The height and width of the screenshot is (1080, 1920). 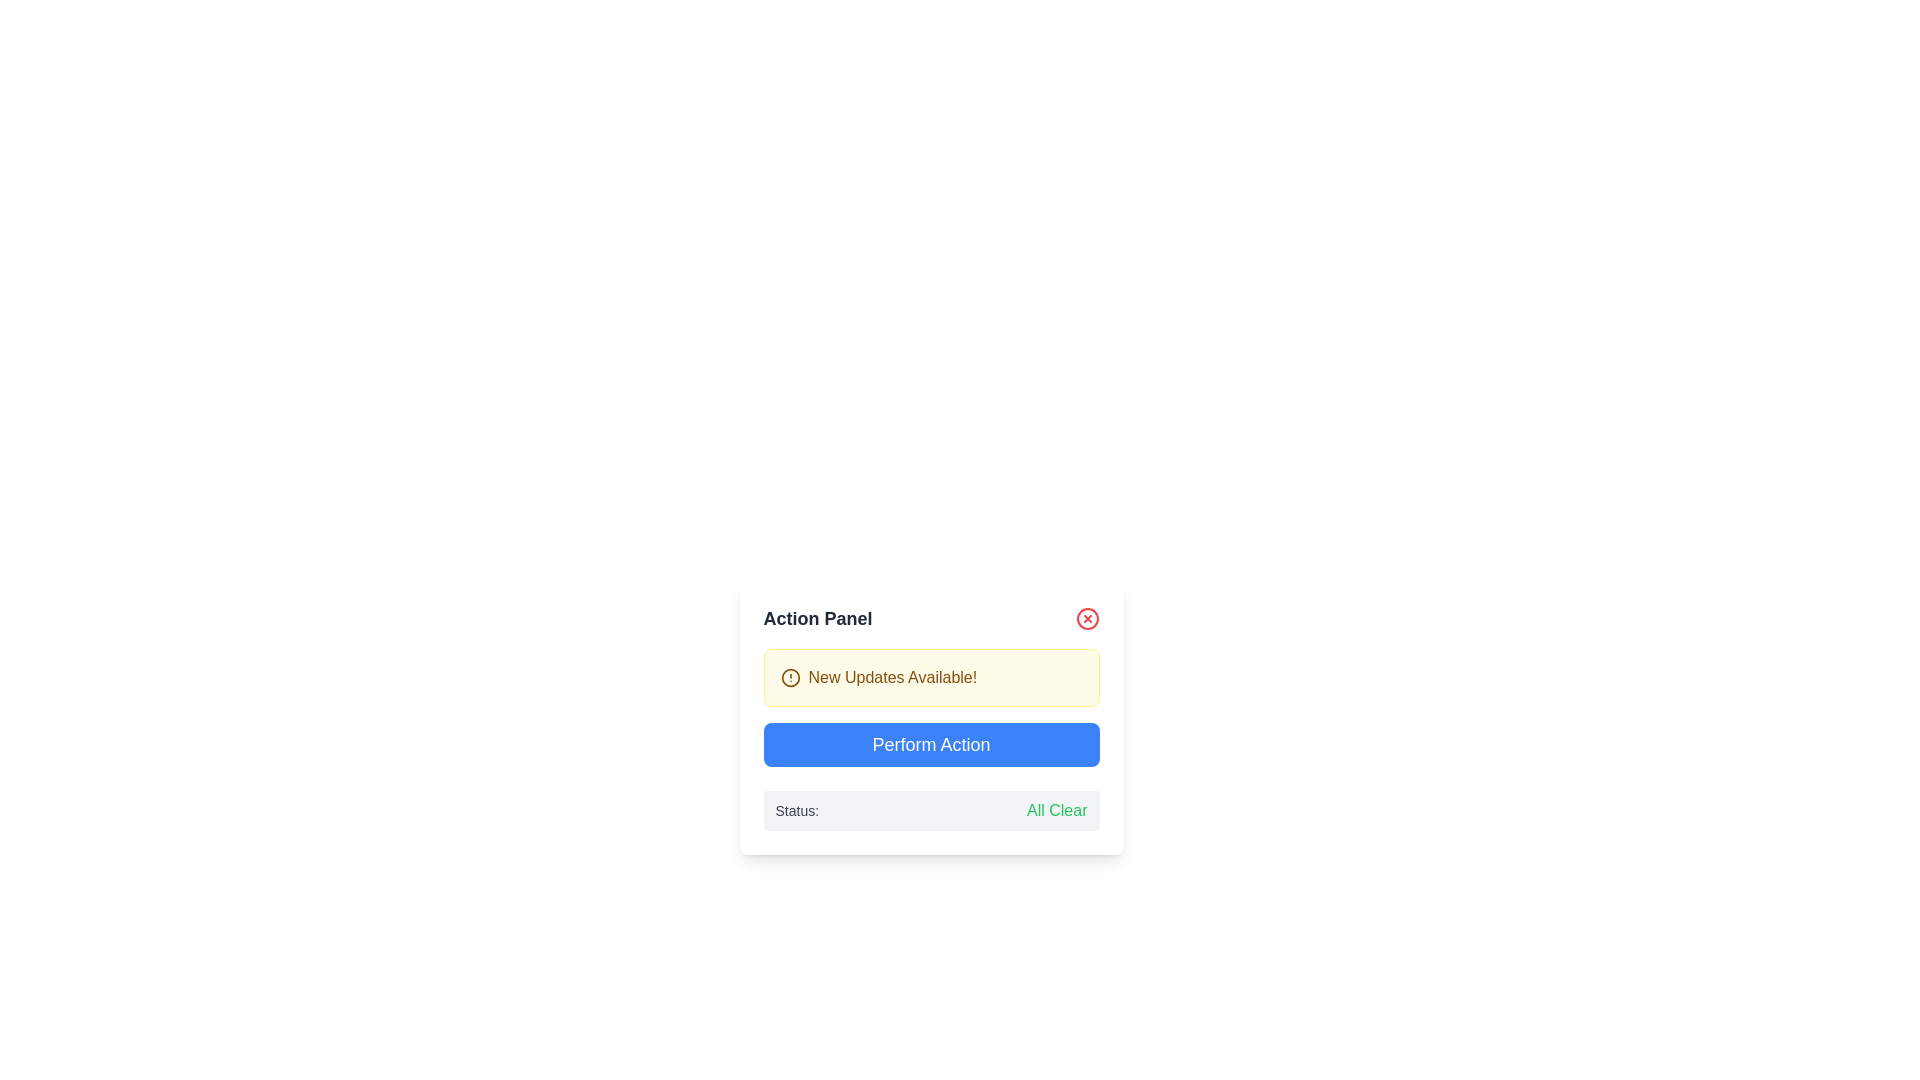 What do you see at coordinates (789, 677) in the screenshot?
I see `the icon located on the left side of the yellow alert box containing the text 'New Updates Available!'` at bounding box center [789, 677].